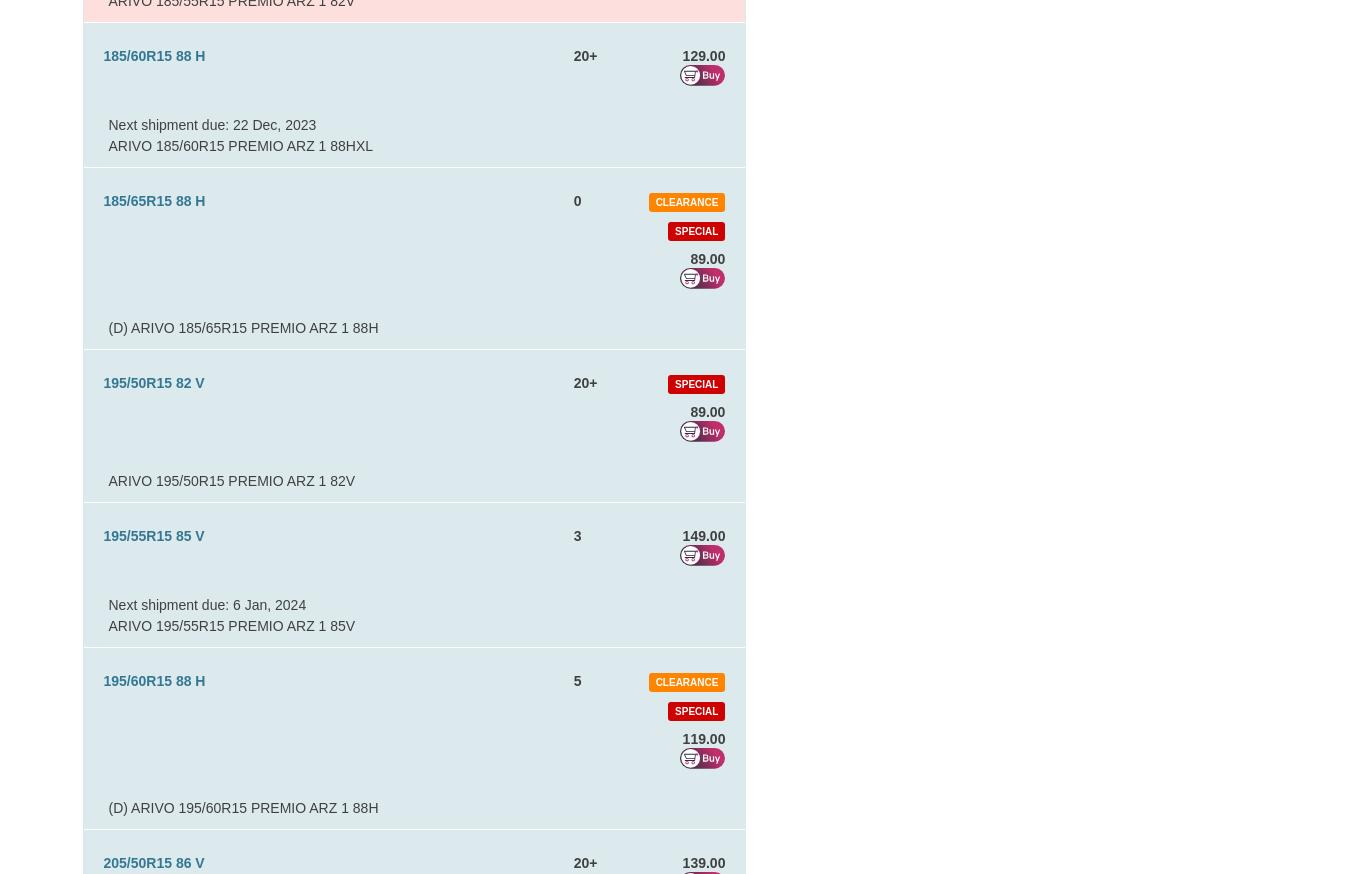  I want to click on '(D) ARIVO 195/60R15 PREMIO ARZ 1 88H', so click(108, 808).